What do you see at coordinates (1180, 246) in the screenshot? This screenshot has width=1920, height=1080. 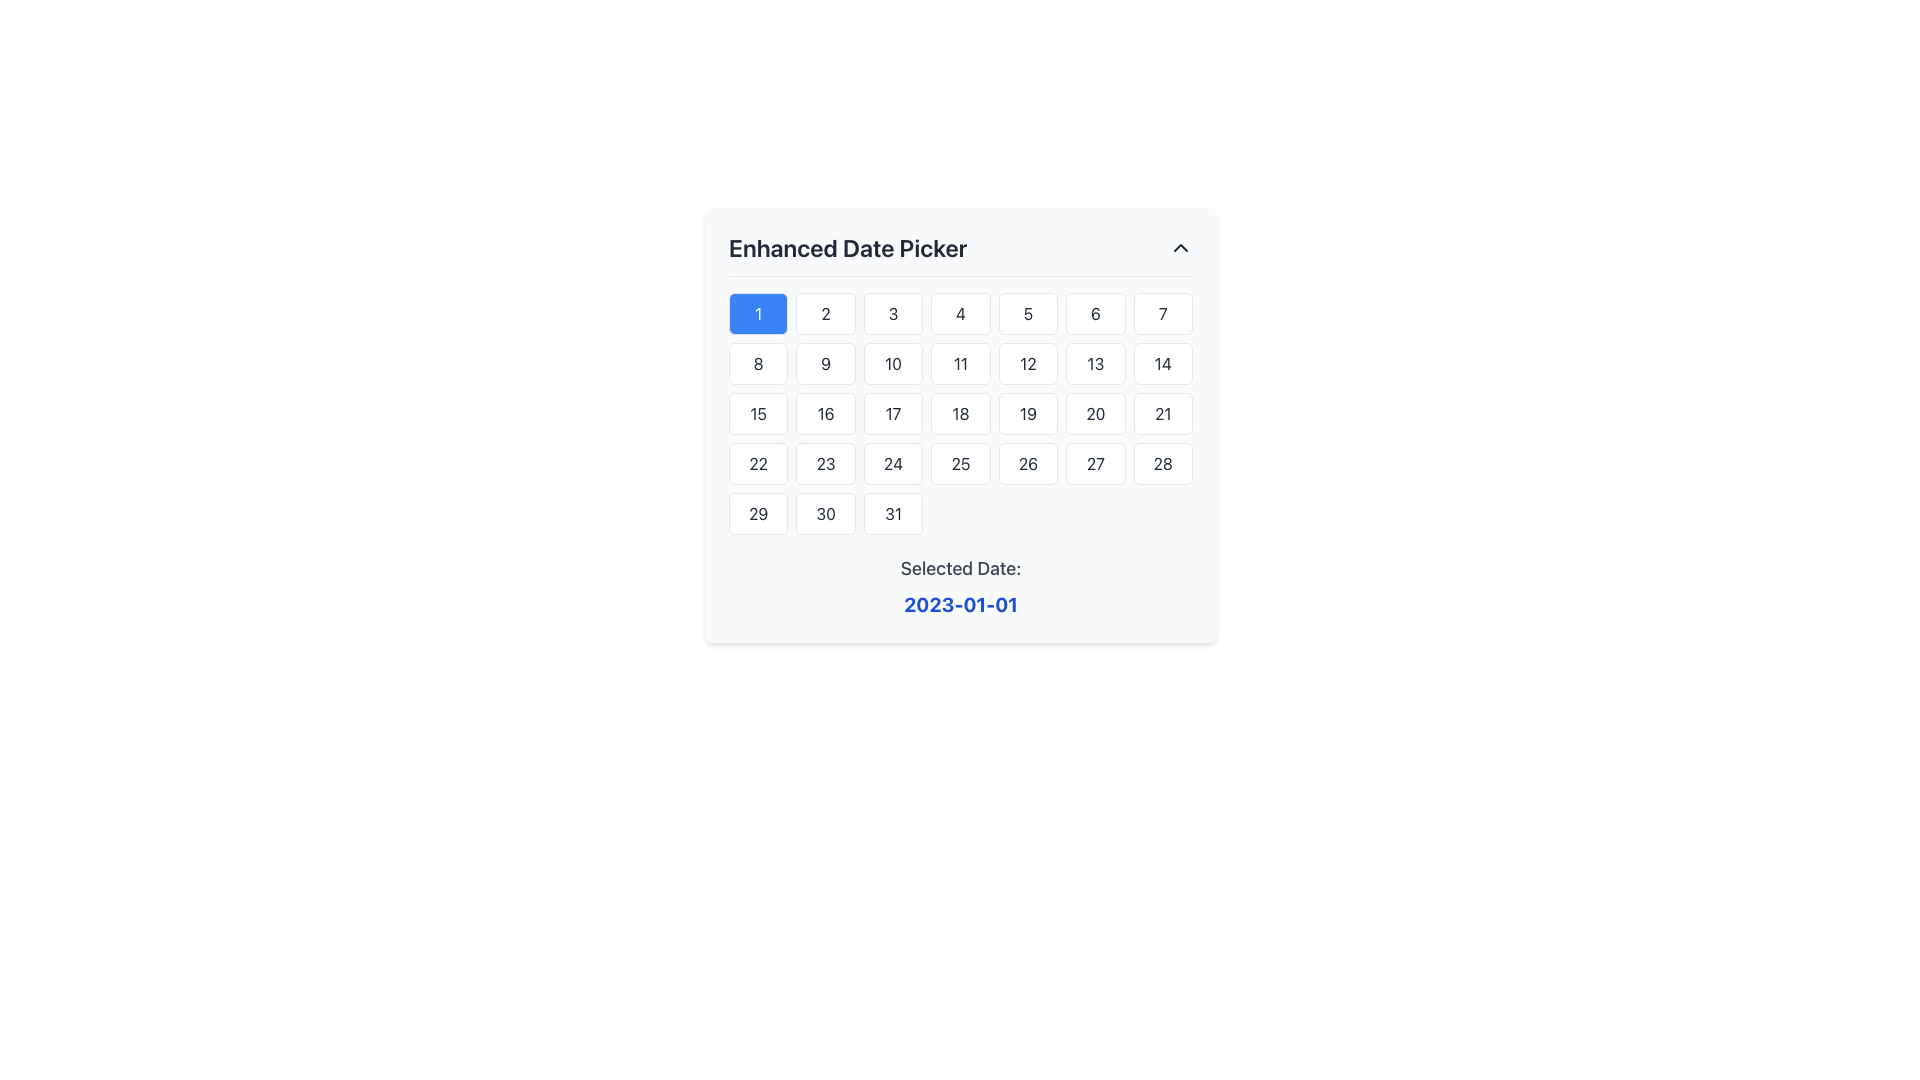 I see `the toggle button located at the rightmost end of the 'Enhanced Date Picker' header` at bounding box center [1180, 246].